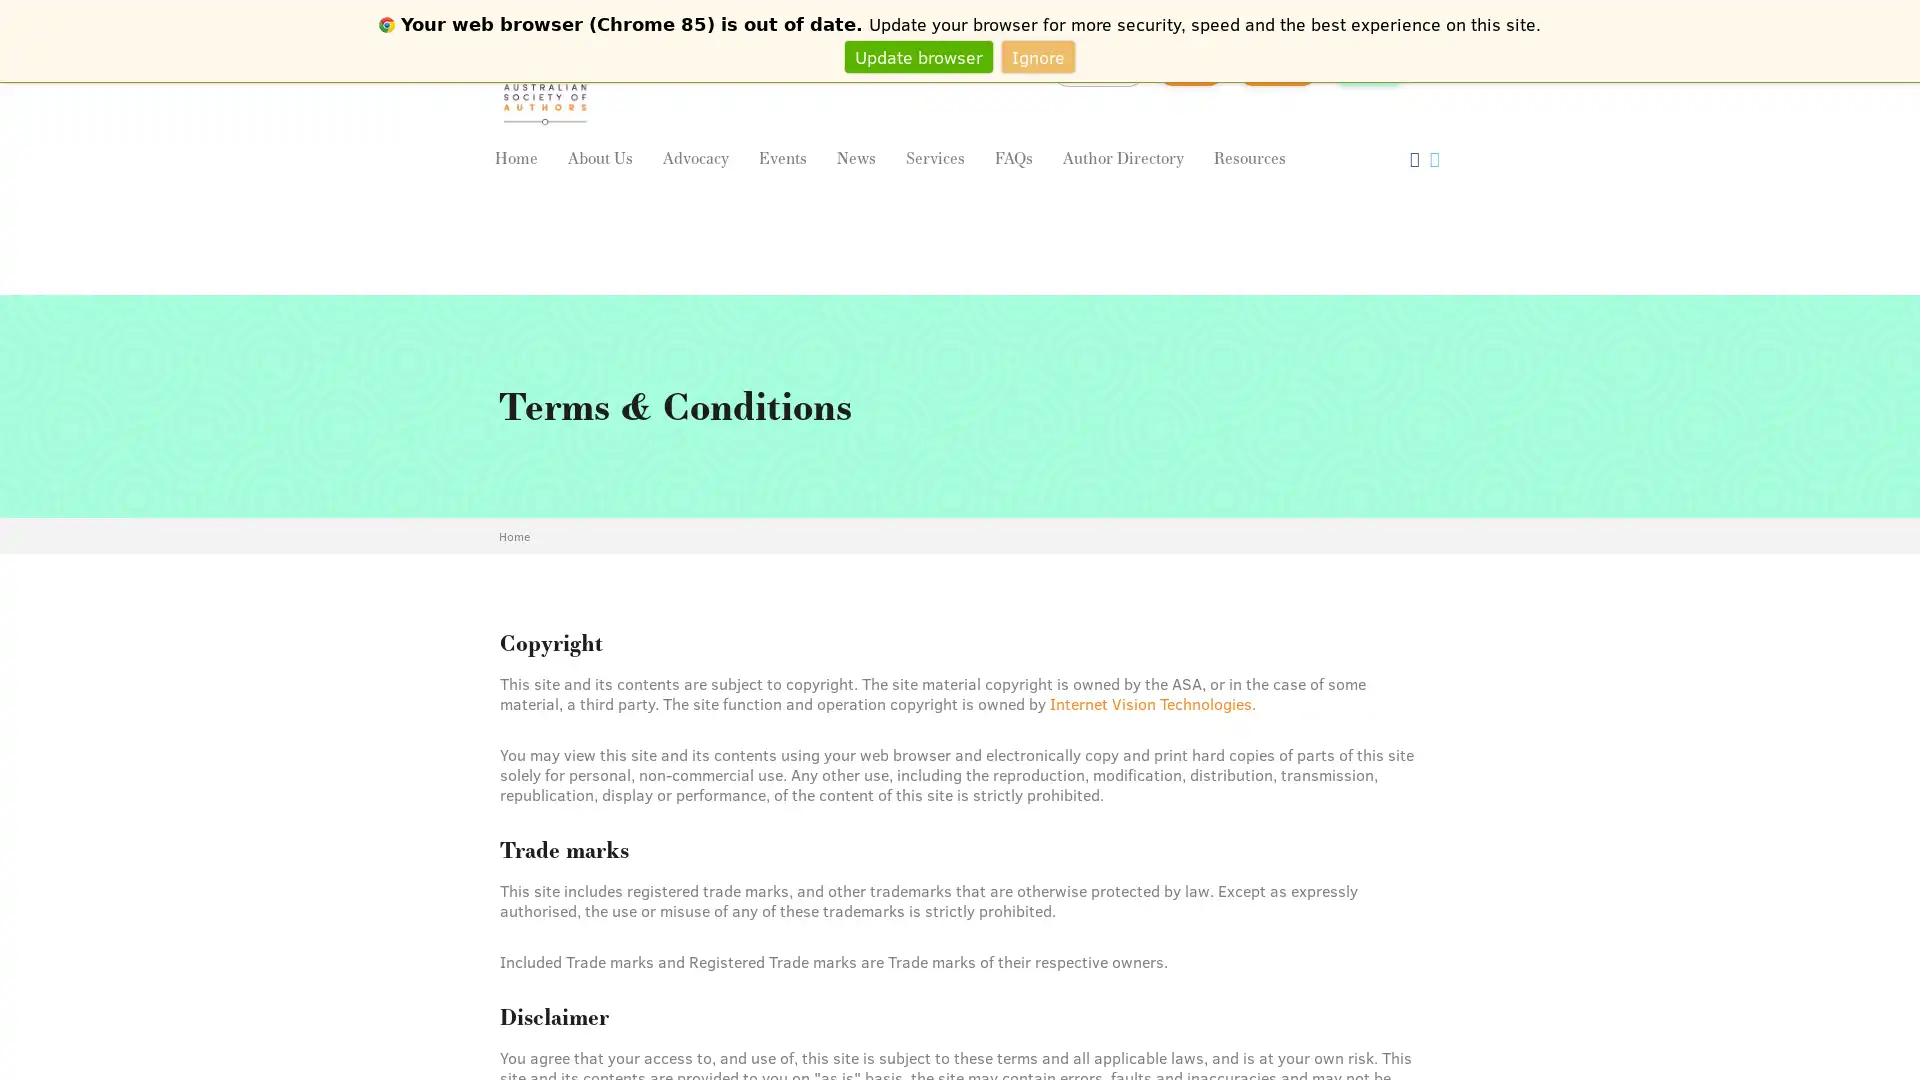 The image size is (1920, 1080). I want to click on Ignore, so click(1038, 55).